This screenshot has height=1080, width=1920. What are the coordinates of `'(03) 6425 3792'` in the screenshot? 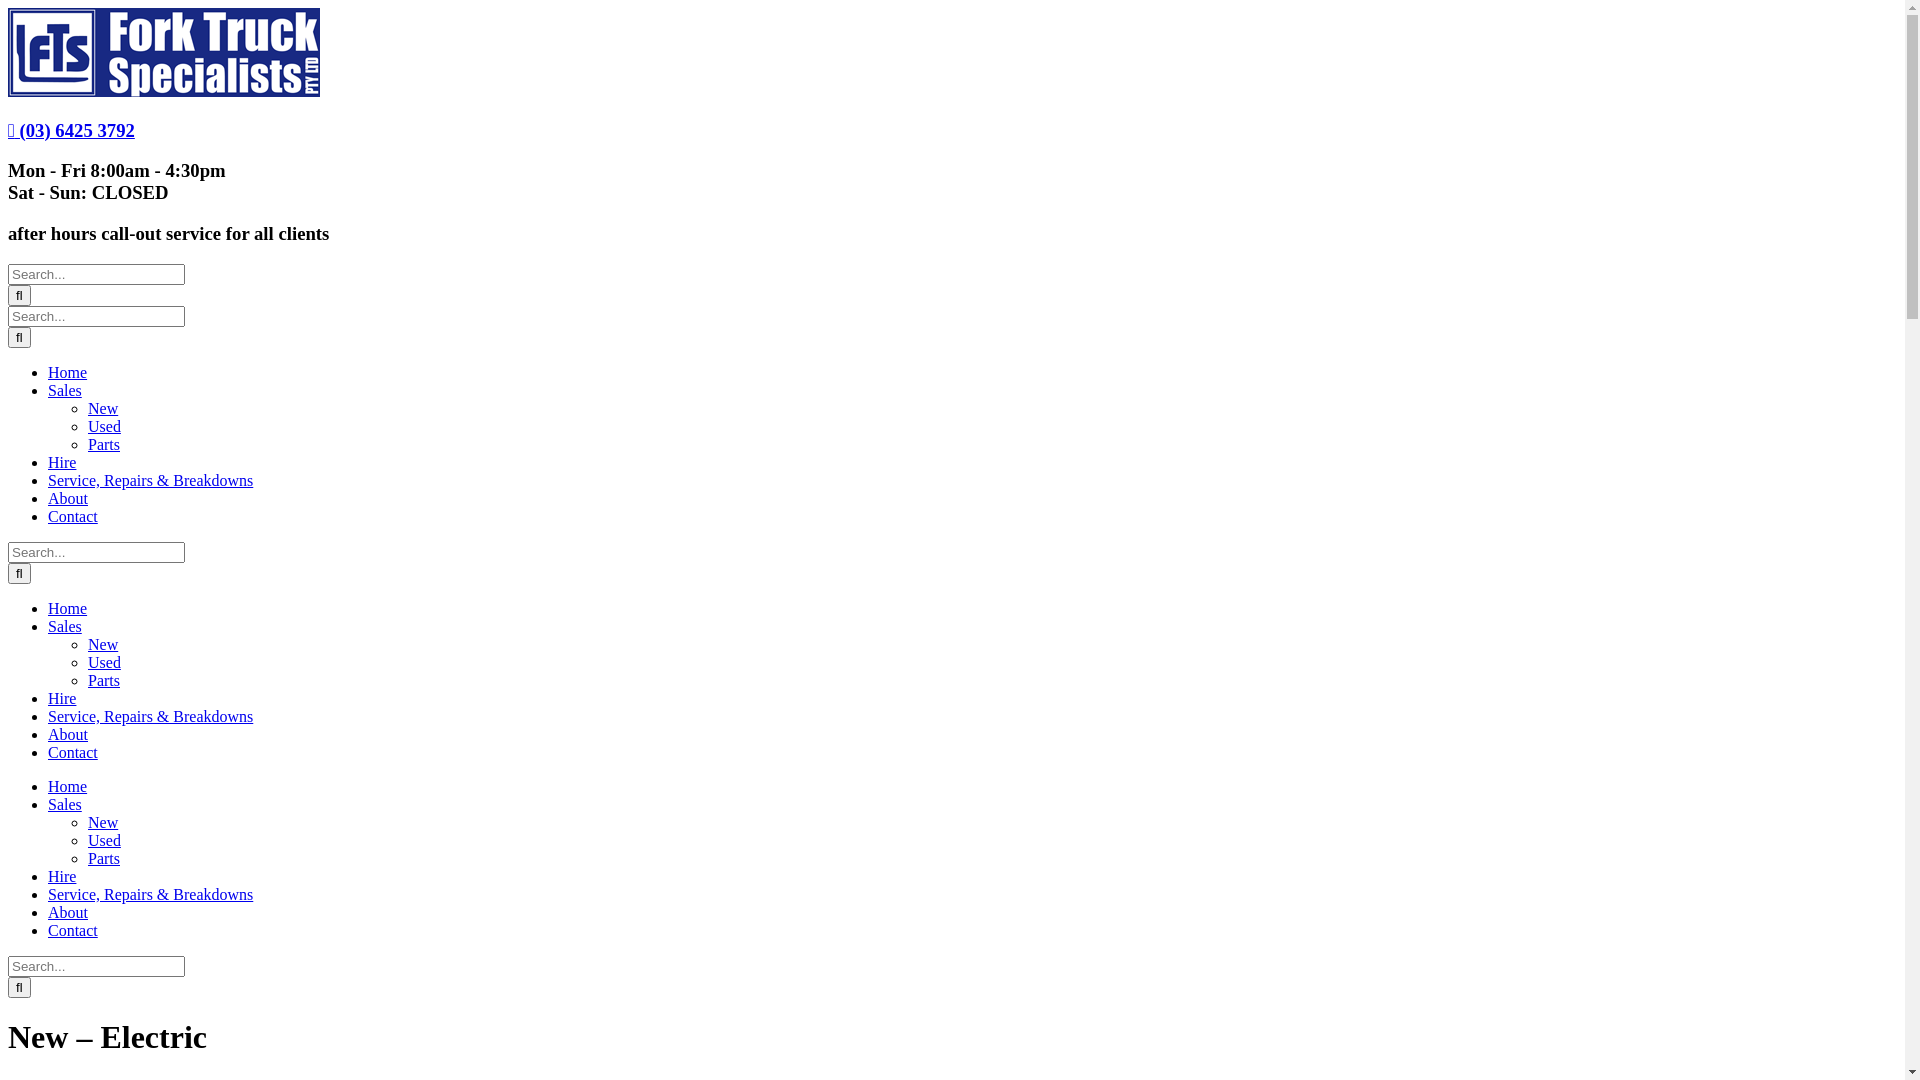 It's located at (71, 130).